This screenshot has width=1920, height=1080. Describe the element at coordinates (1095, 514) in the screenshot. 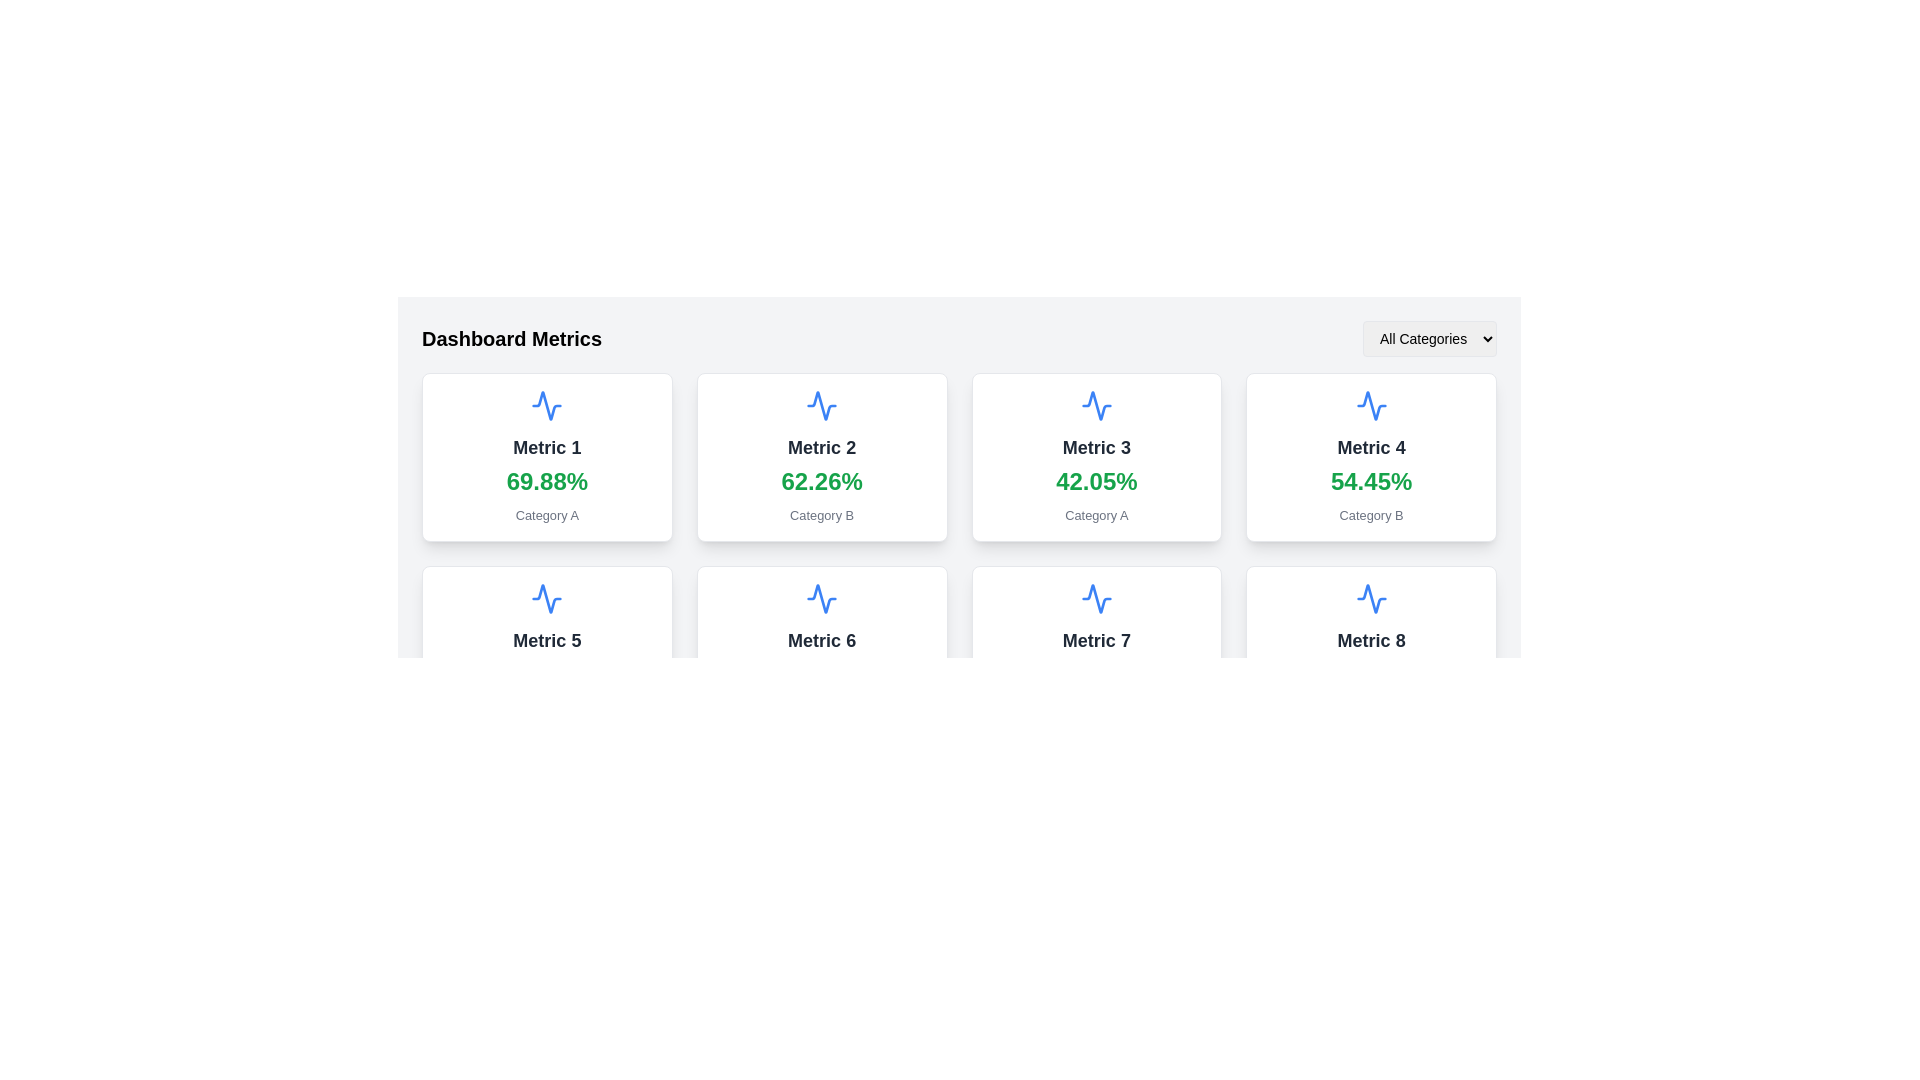

I see `the text label displaying 'Category A' located beneath the bold green percentage value '42.05%' in the 'Metric 3' card on the dashboard interface` at that location.